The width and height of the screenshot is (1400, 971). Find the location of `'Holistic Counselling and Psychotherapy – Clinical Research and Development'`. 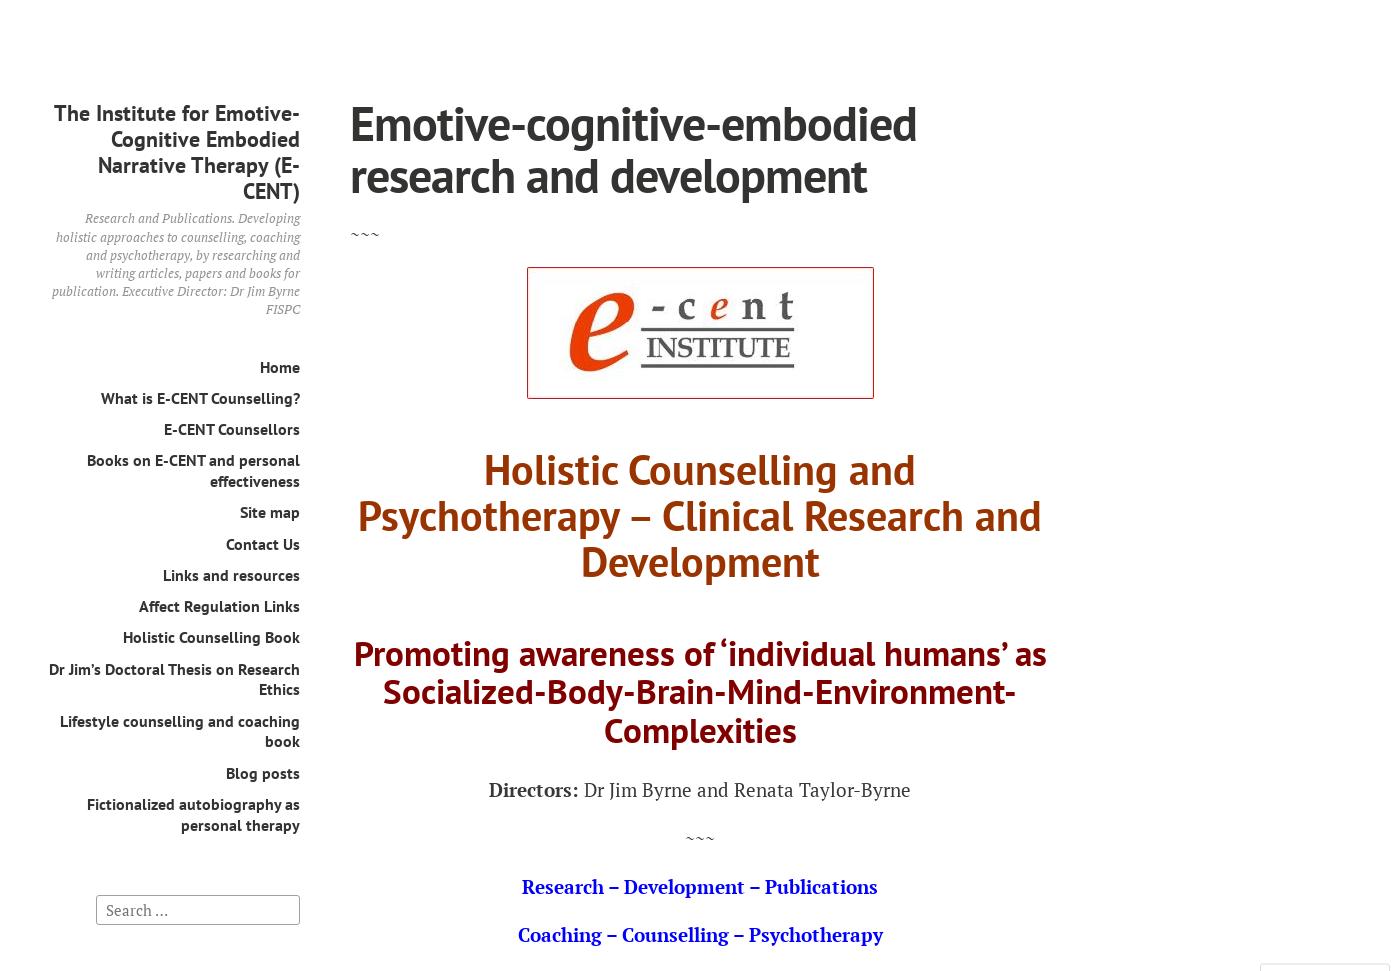

'Holistic Counselling and Psychotherapy – Clinical Research and Development' is located at coordinates (700, 514).